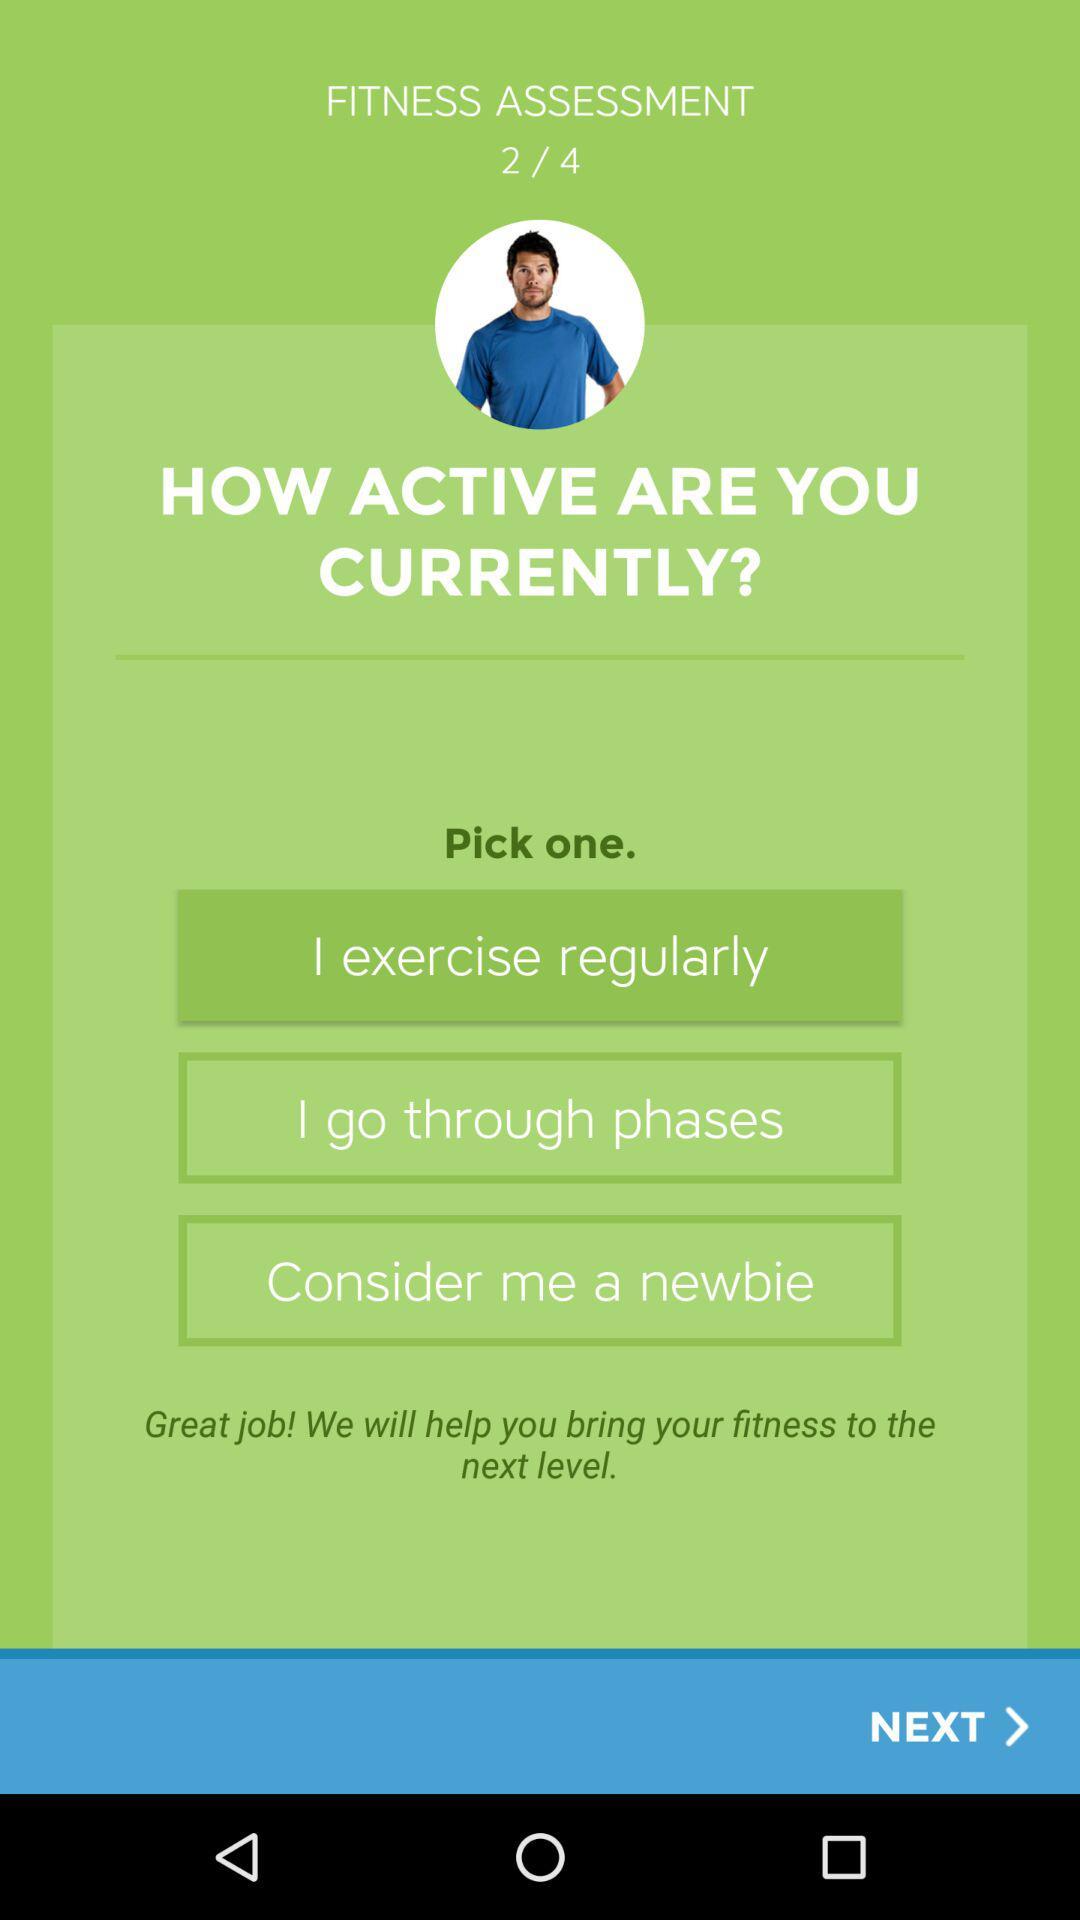 The height and width of the screenshot is (1920, 1080). Describe the element at coordinates (540, 954) in the screenshot. I see `the icon below pick one. item` at that location.